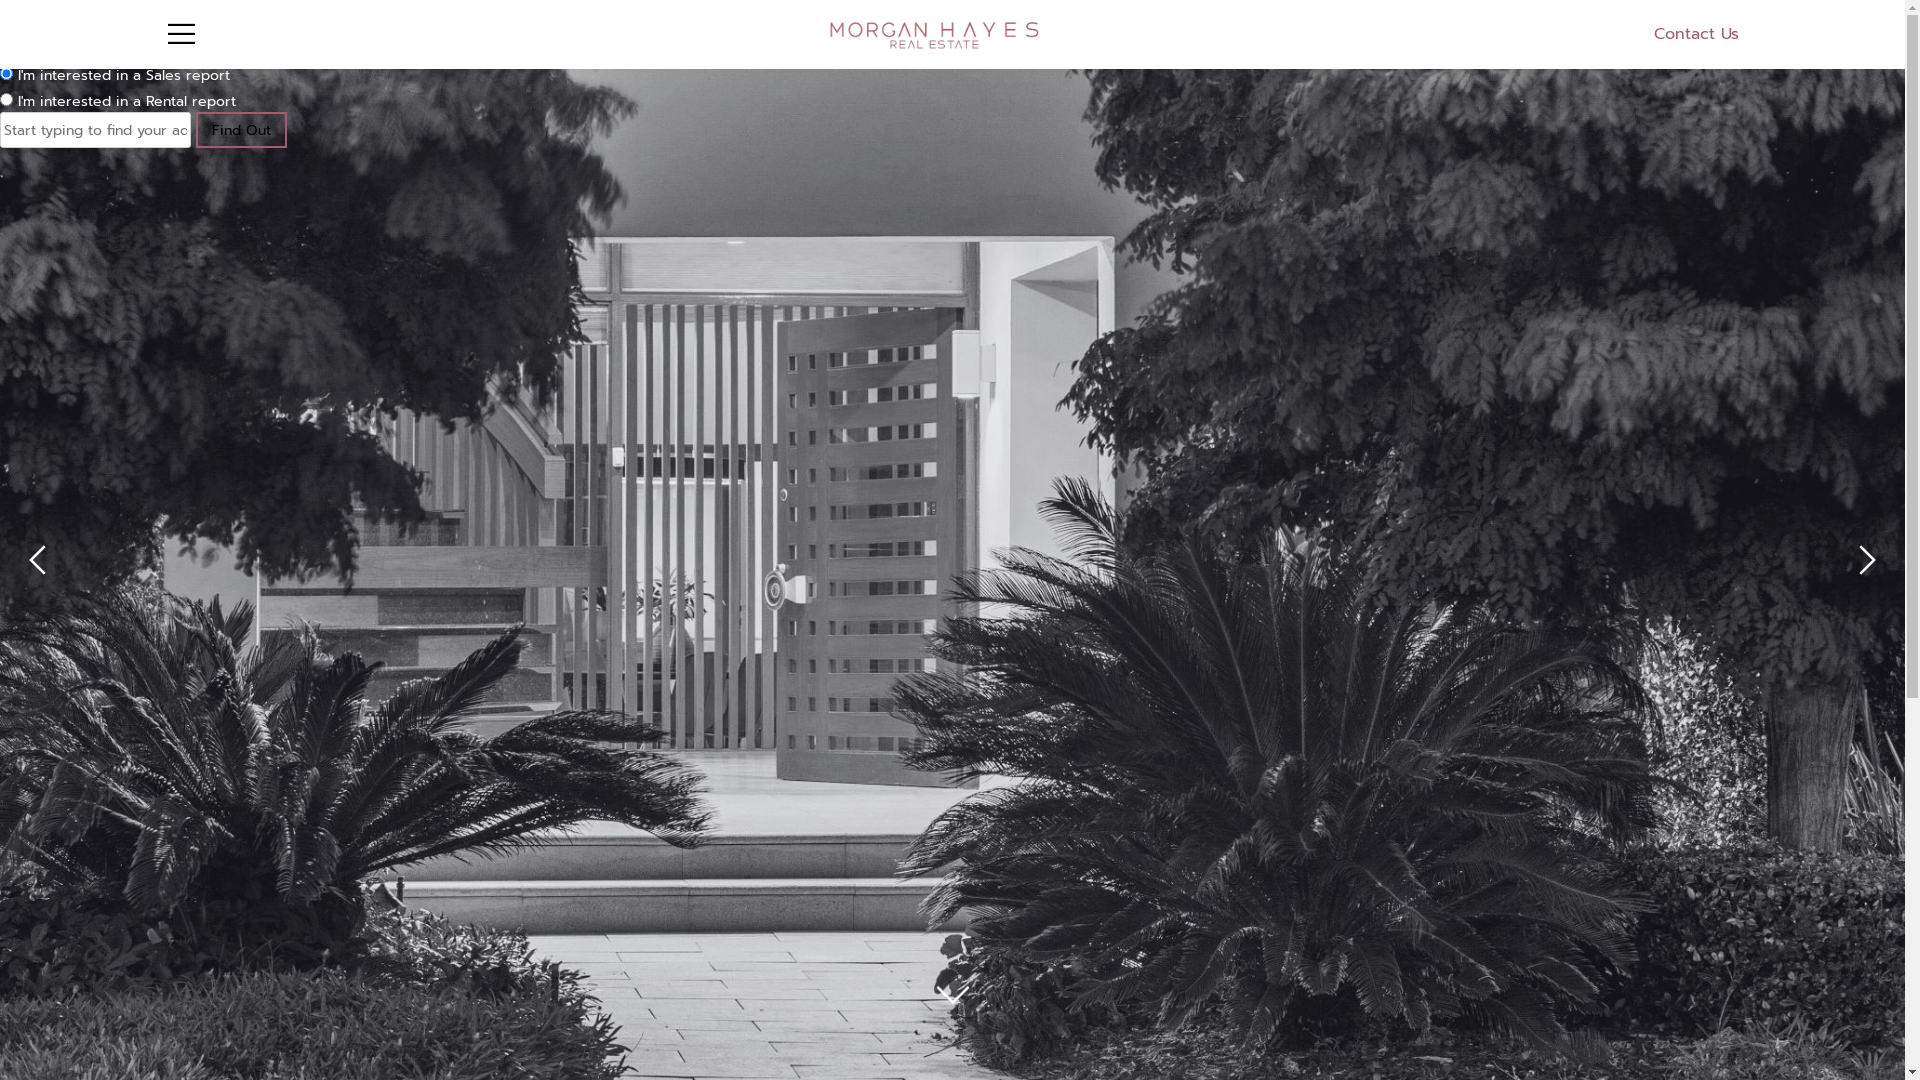 The image size is (1920, 1080). I want to click on 'Contact Us', so click(1654, 34).